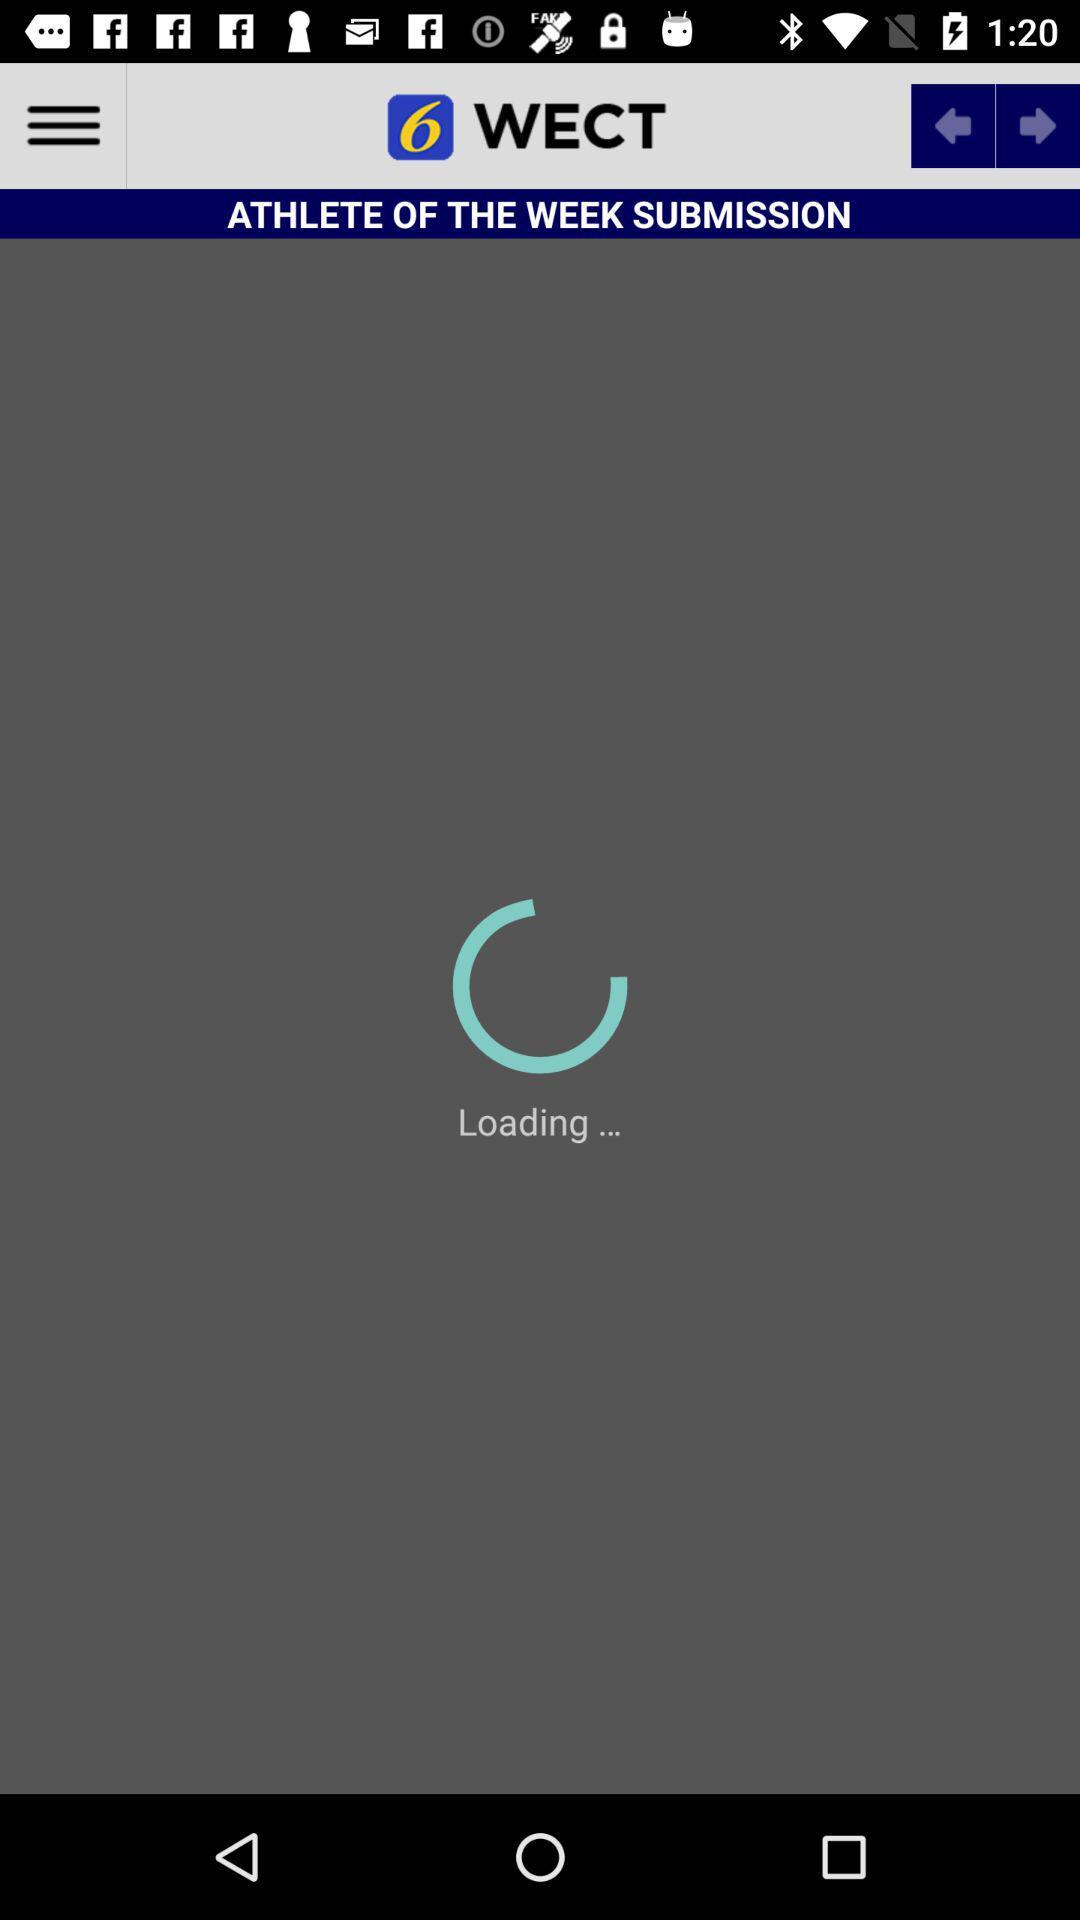 This screenshot has height=1920, width=1080. I want to click on the menu icon, so click(61, 124).